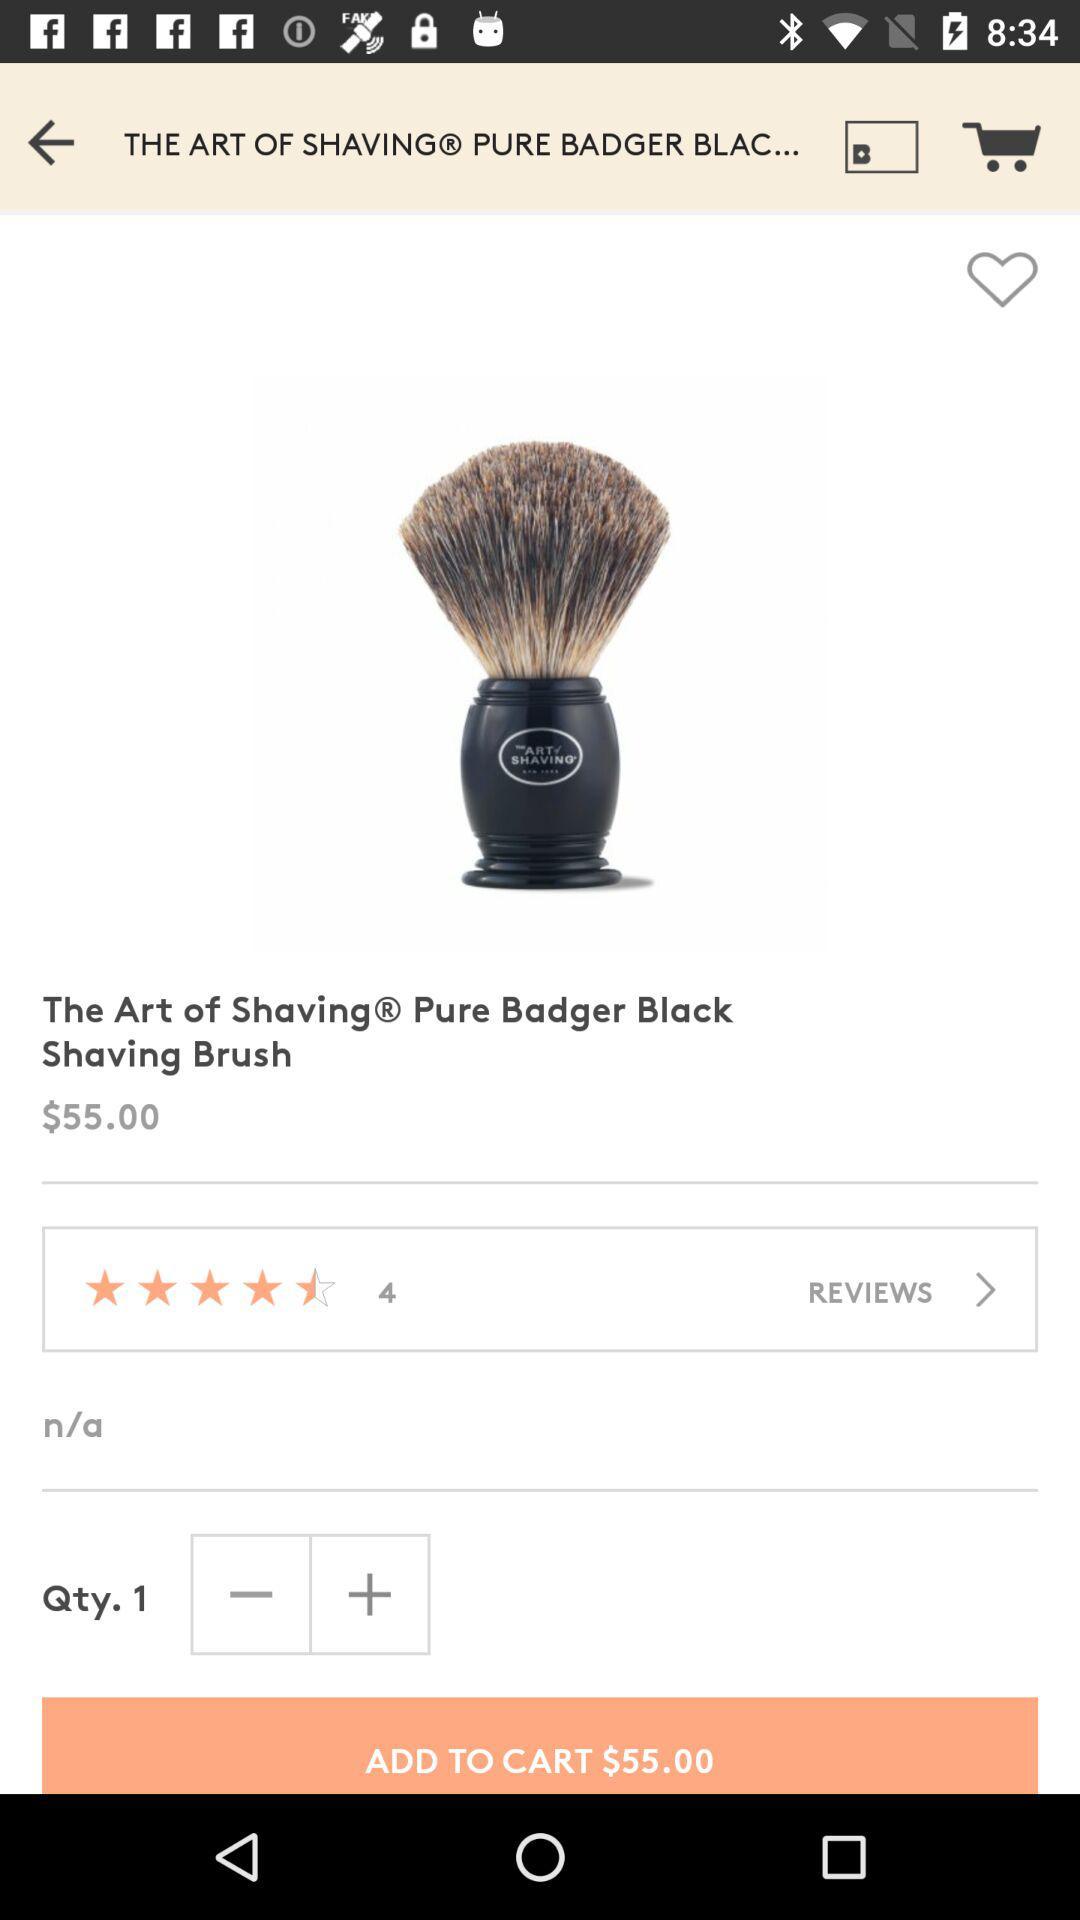 This screenshot has height=1920, width=1080. I want to click on see shopping cart, so click(1014, 135).